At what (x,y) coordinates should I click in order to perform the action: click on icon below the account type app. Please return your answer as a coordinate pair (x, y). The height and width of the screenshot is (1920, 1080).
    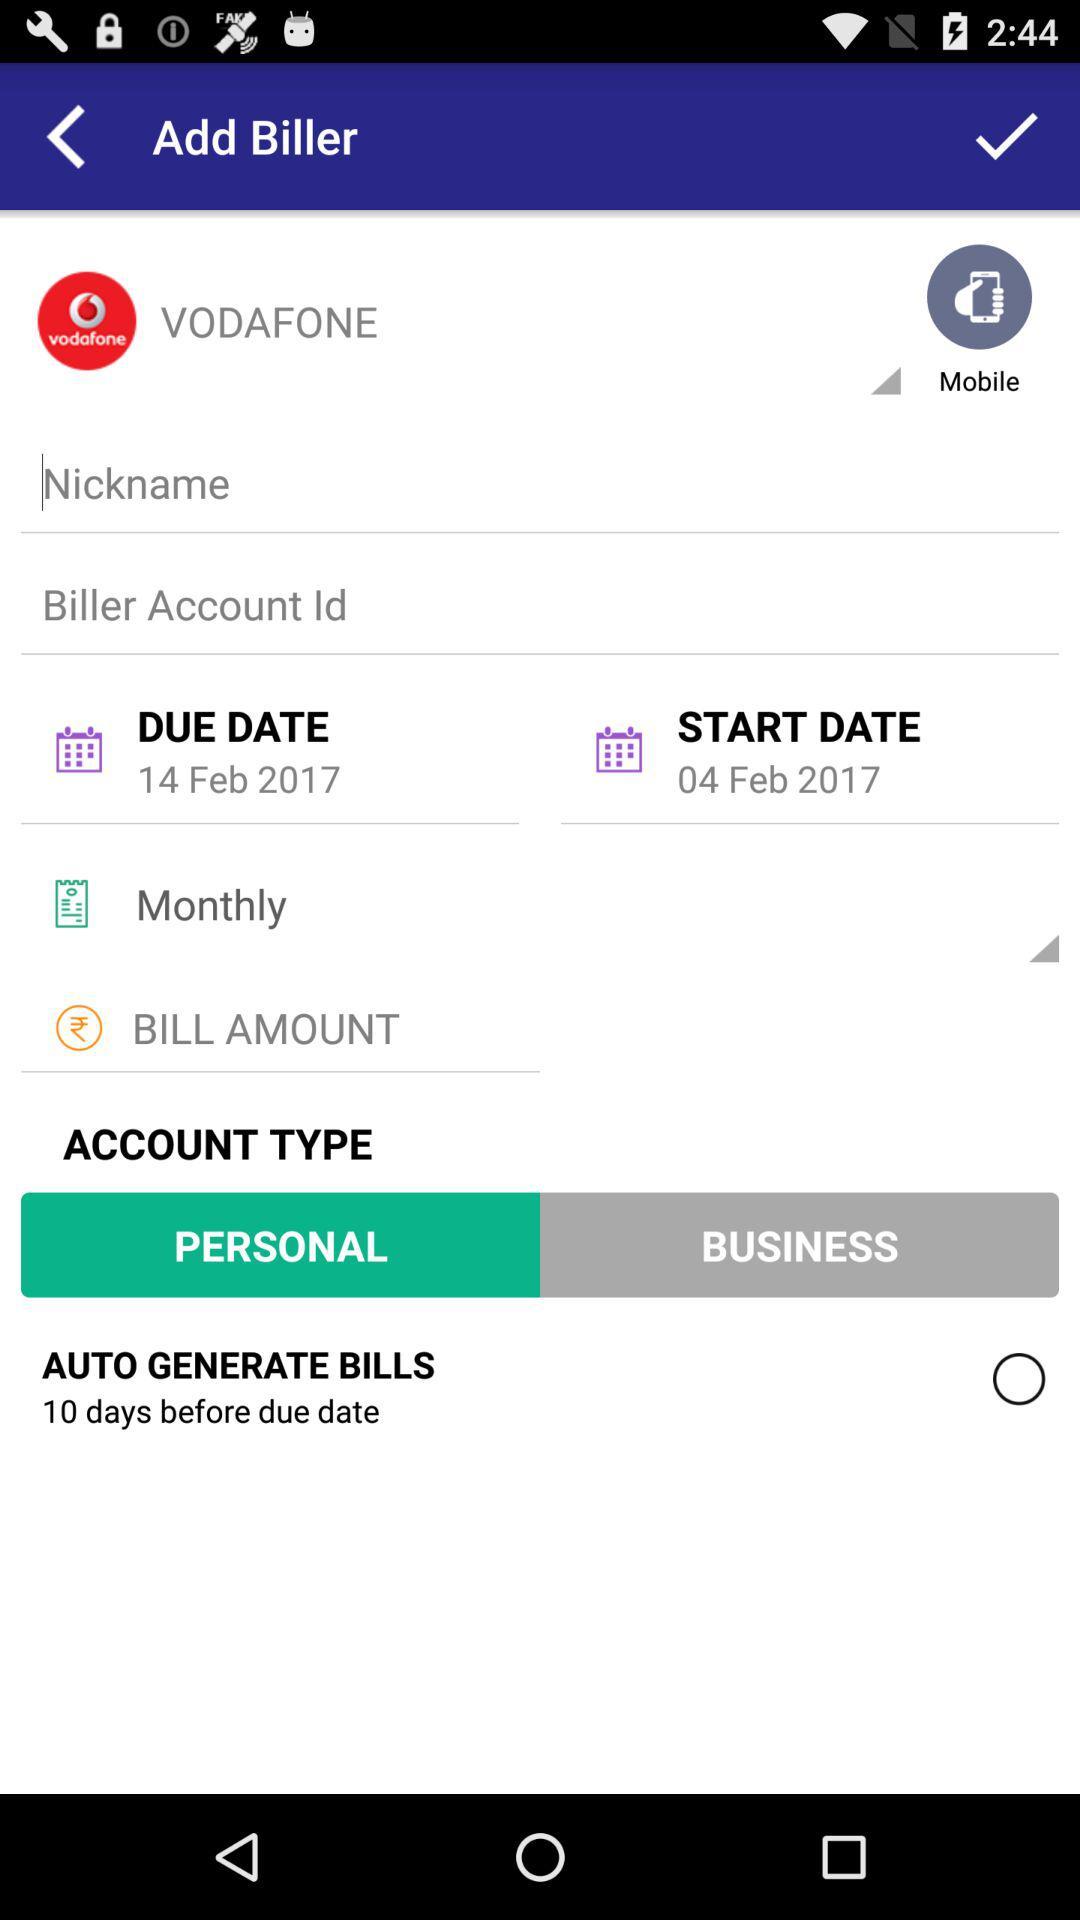
    Looking at the image, I should click on (280, 1243).